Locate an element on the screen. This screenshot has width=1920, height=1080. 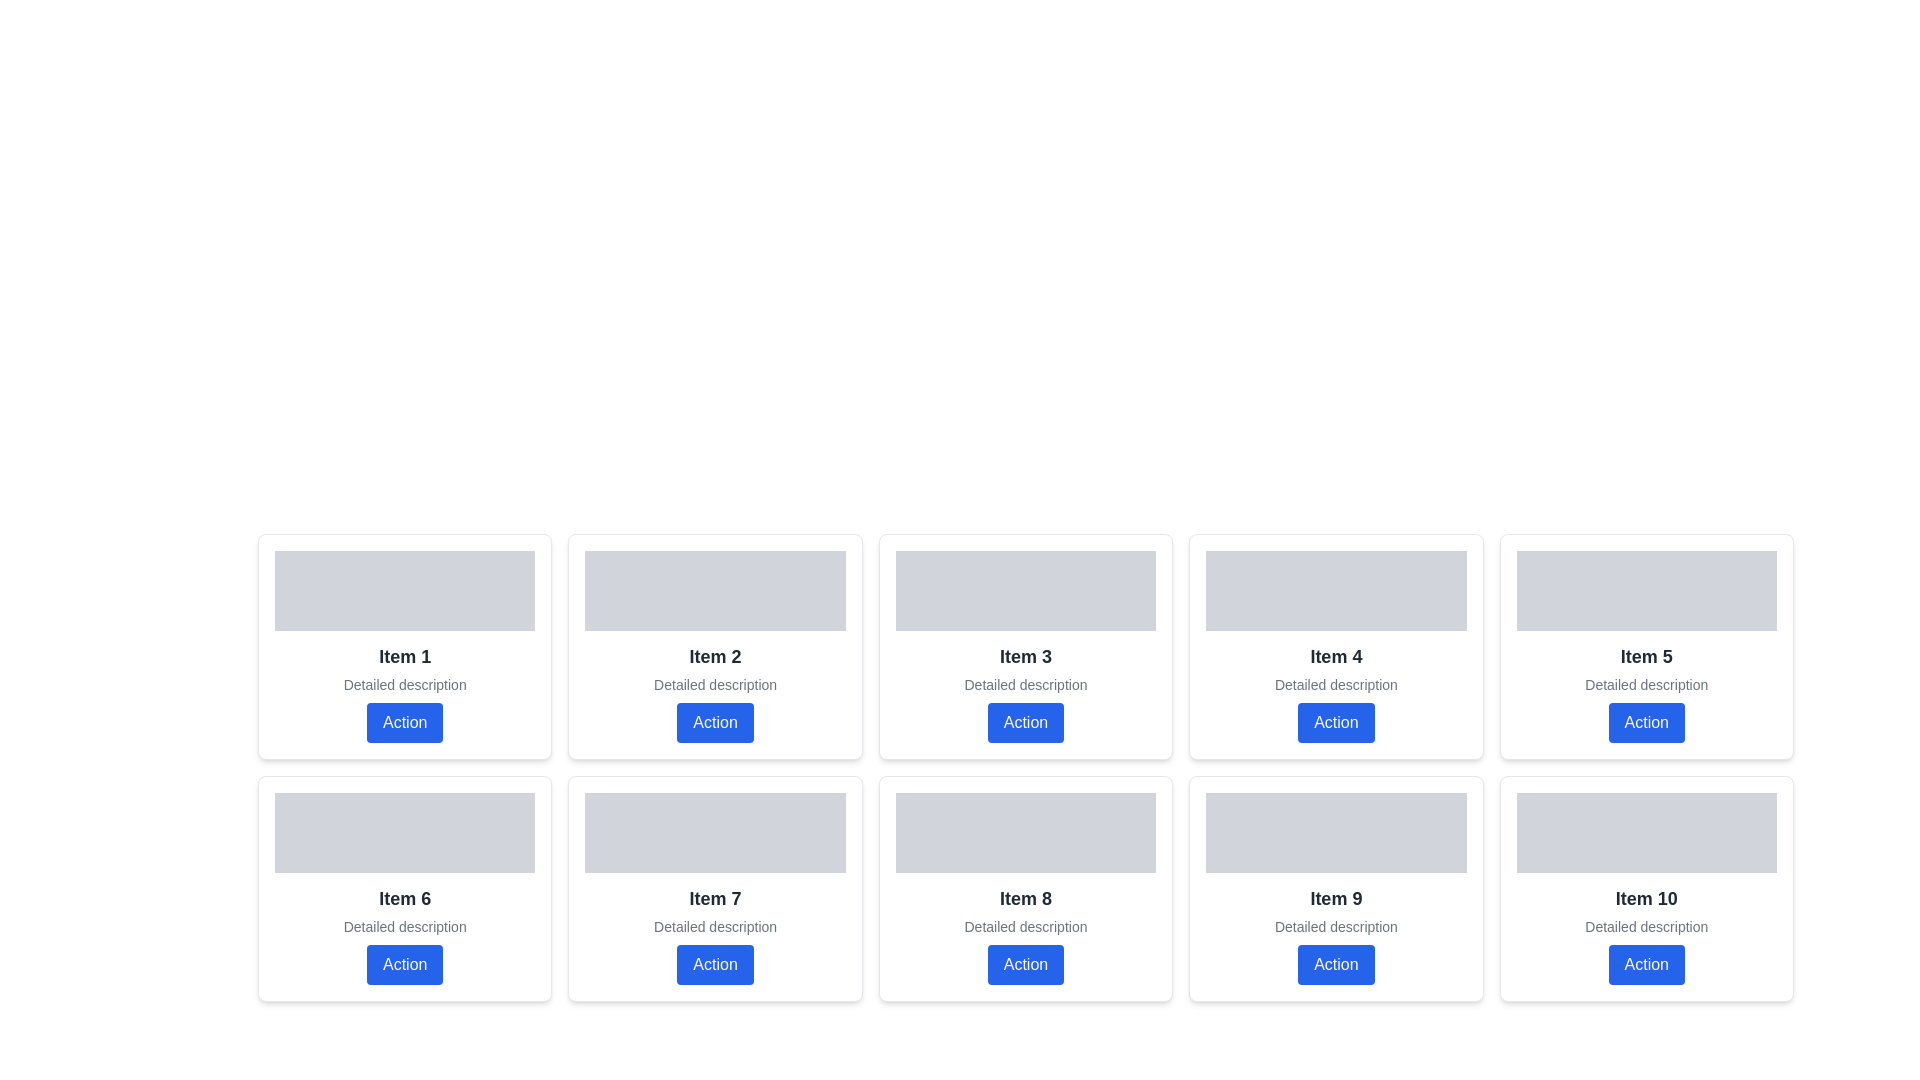
the text label displaying 'Detailed description' located beneath the title text 'Item 5' in the fifth card of the grid layout is located at coordinates (1646, 684).